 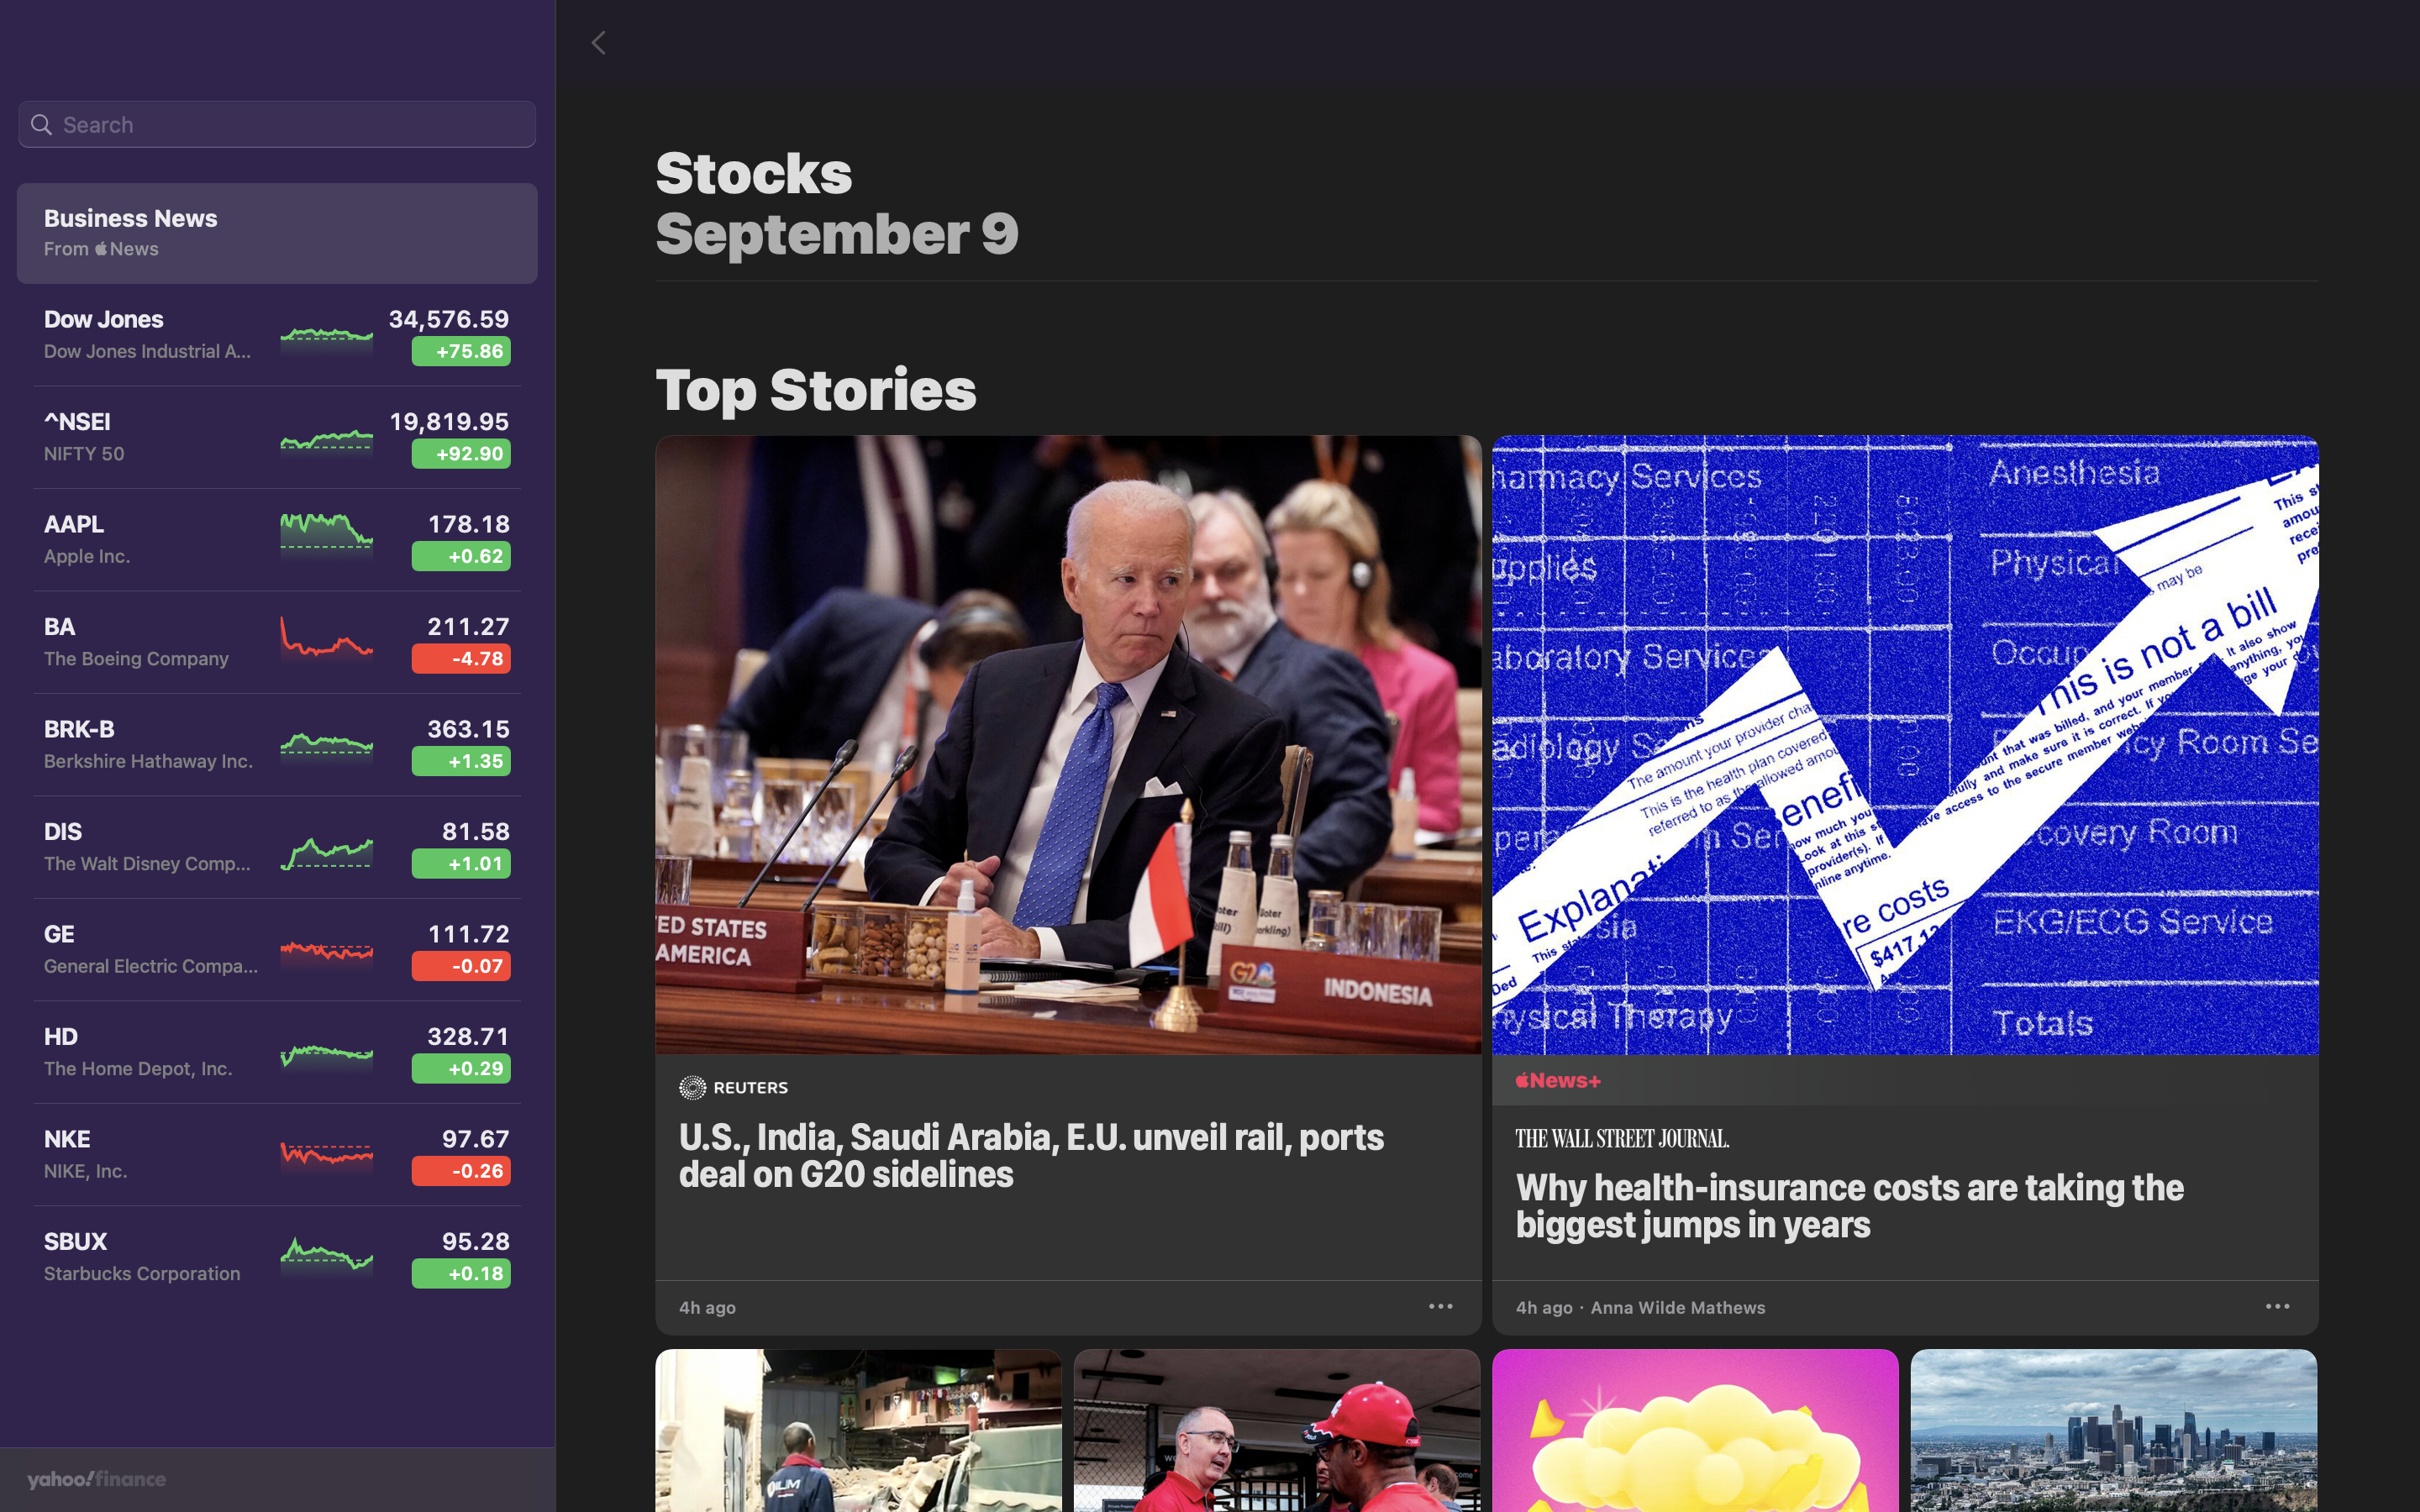 I want to click on the search bar on the top left and type "Aurora" stock, so click(x=276, y=125).